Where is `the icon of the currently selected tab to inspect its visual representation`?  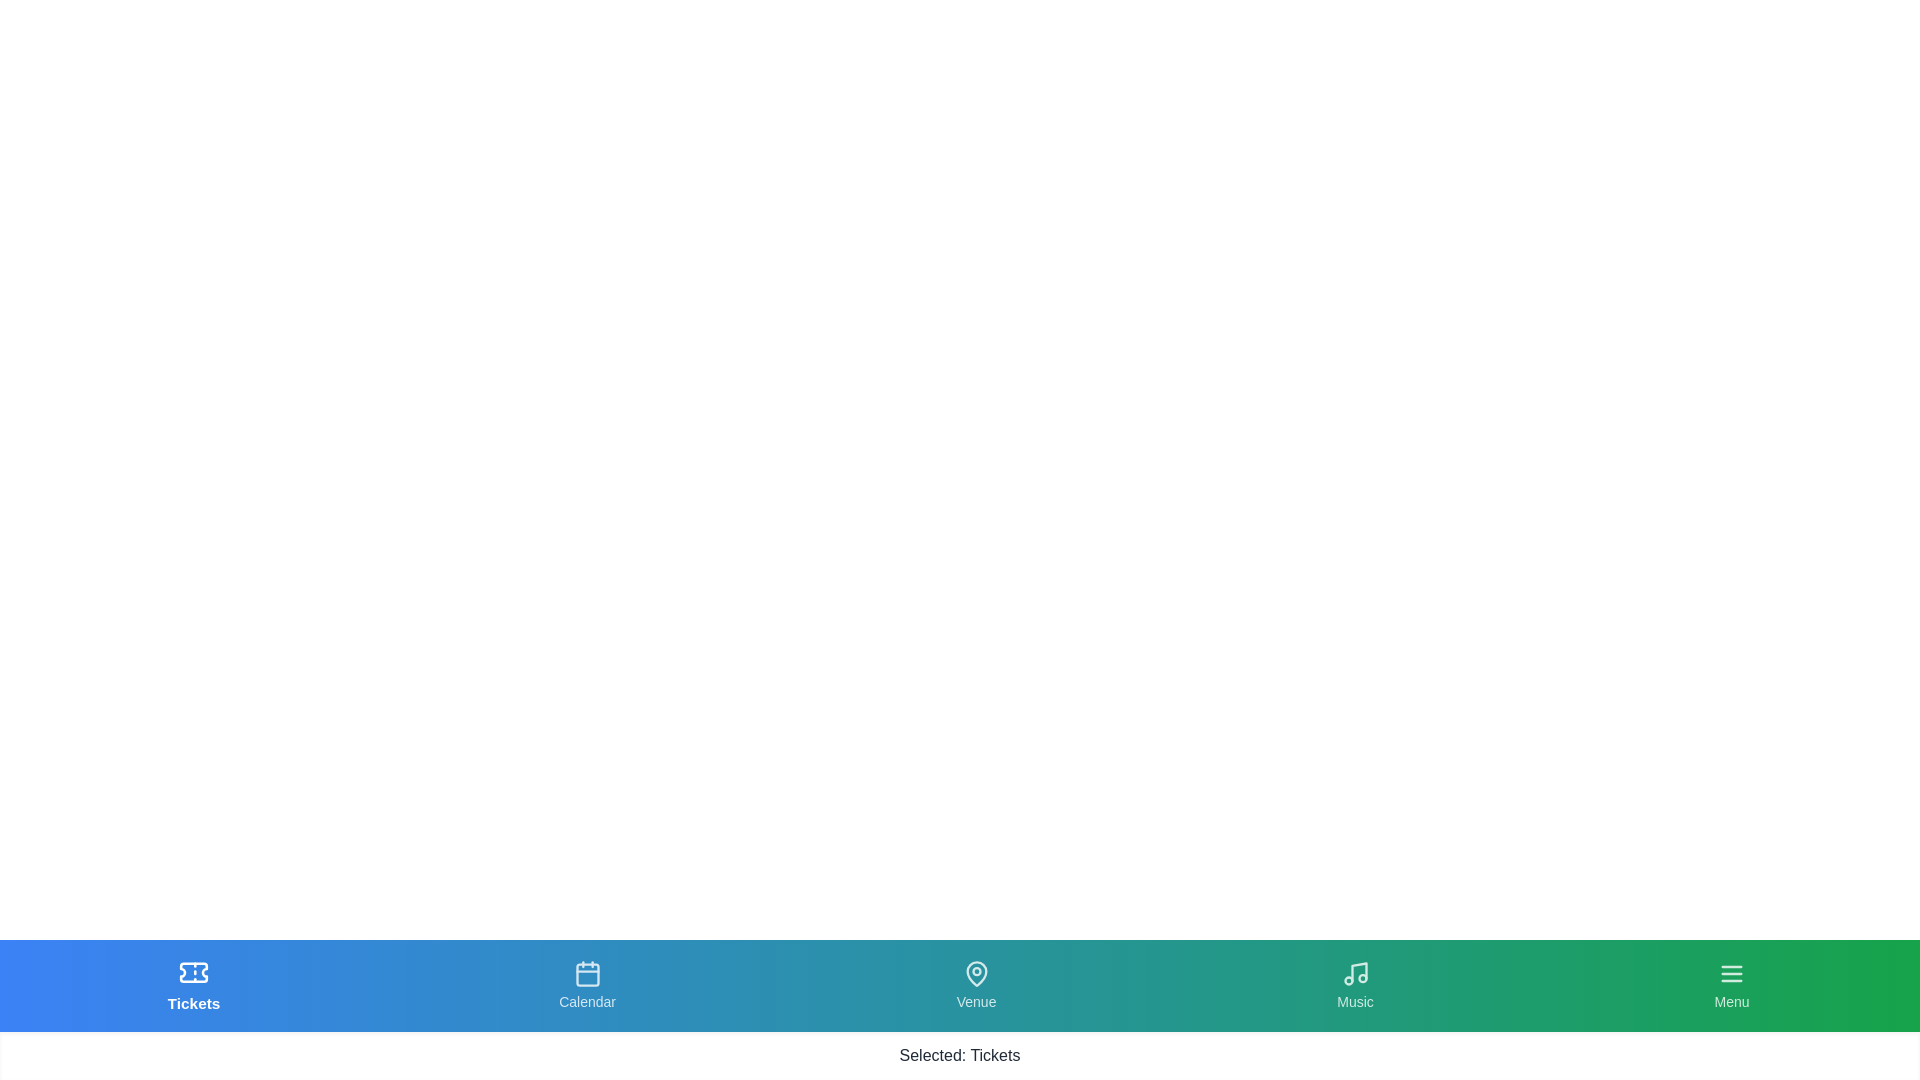
the icon of the currently selected tab to inspect its visual representation is located at coordinates (194, 971).